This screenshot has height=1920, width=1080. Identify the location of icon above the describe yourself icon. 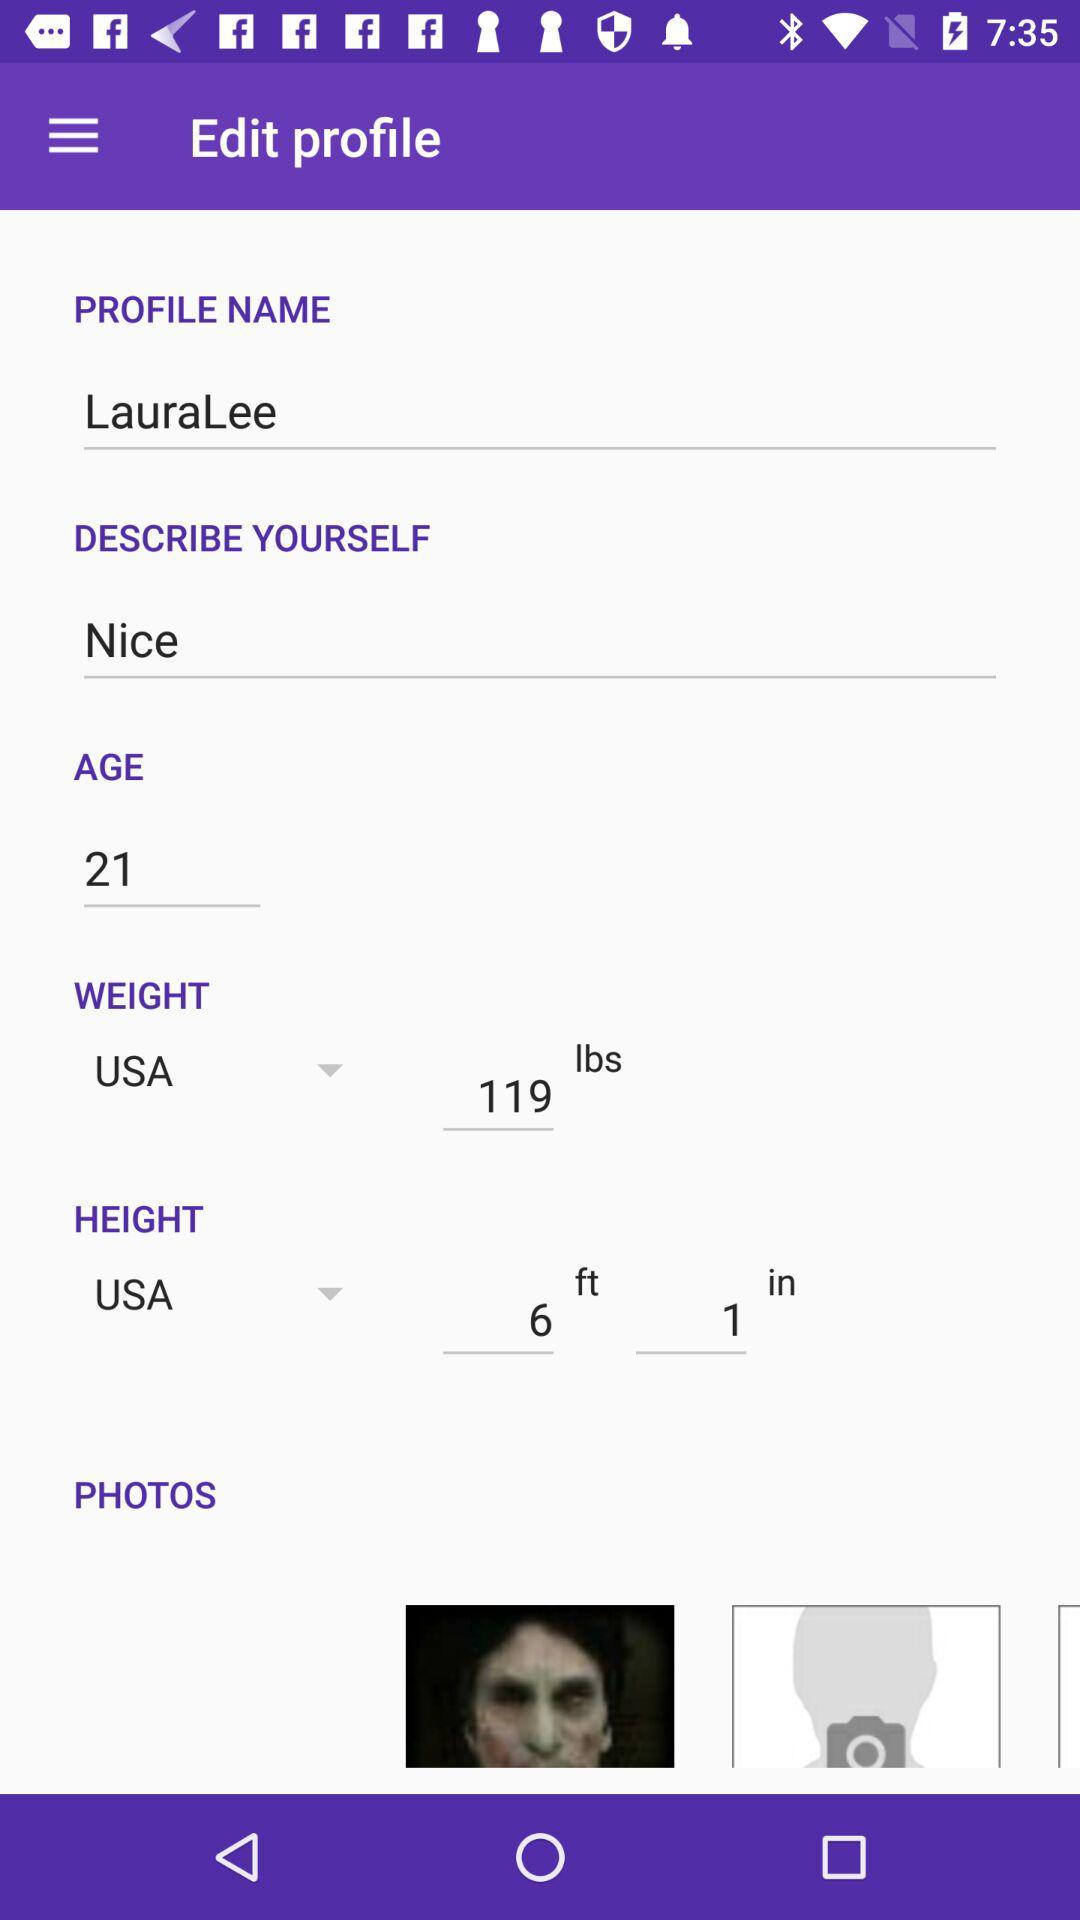
(540, 410).